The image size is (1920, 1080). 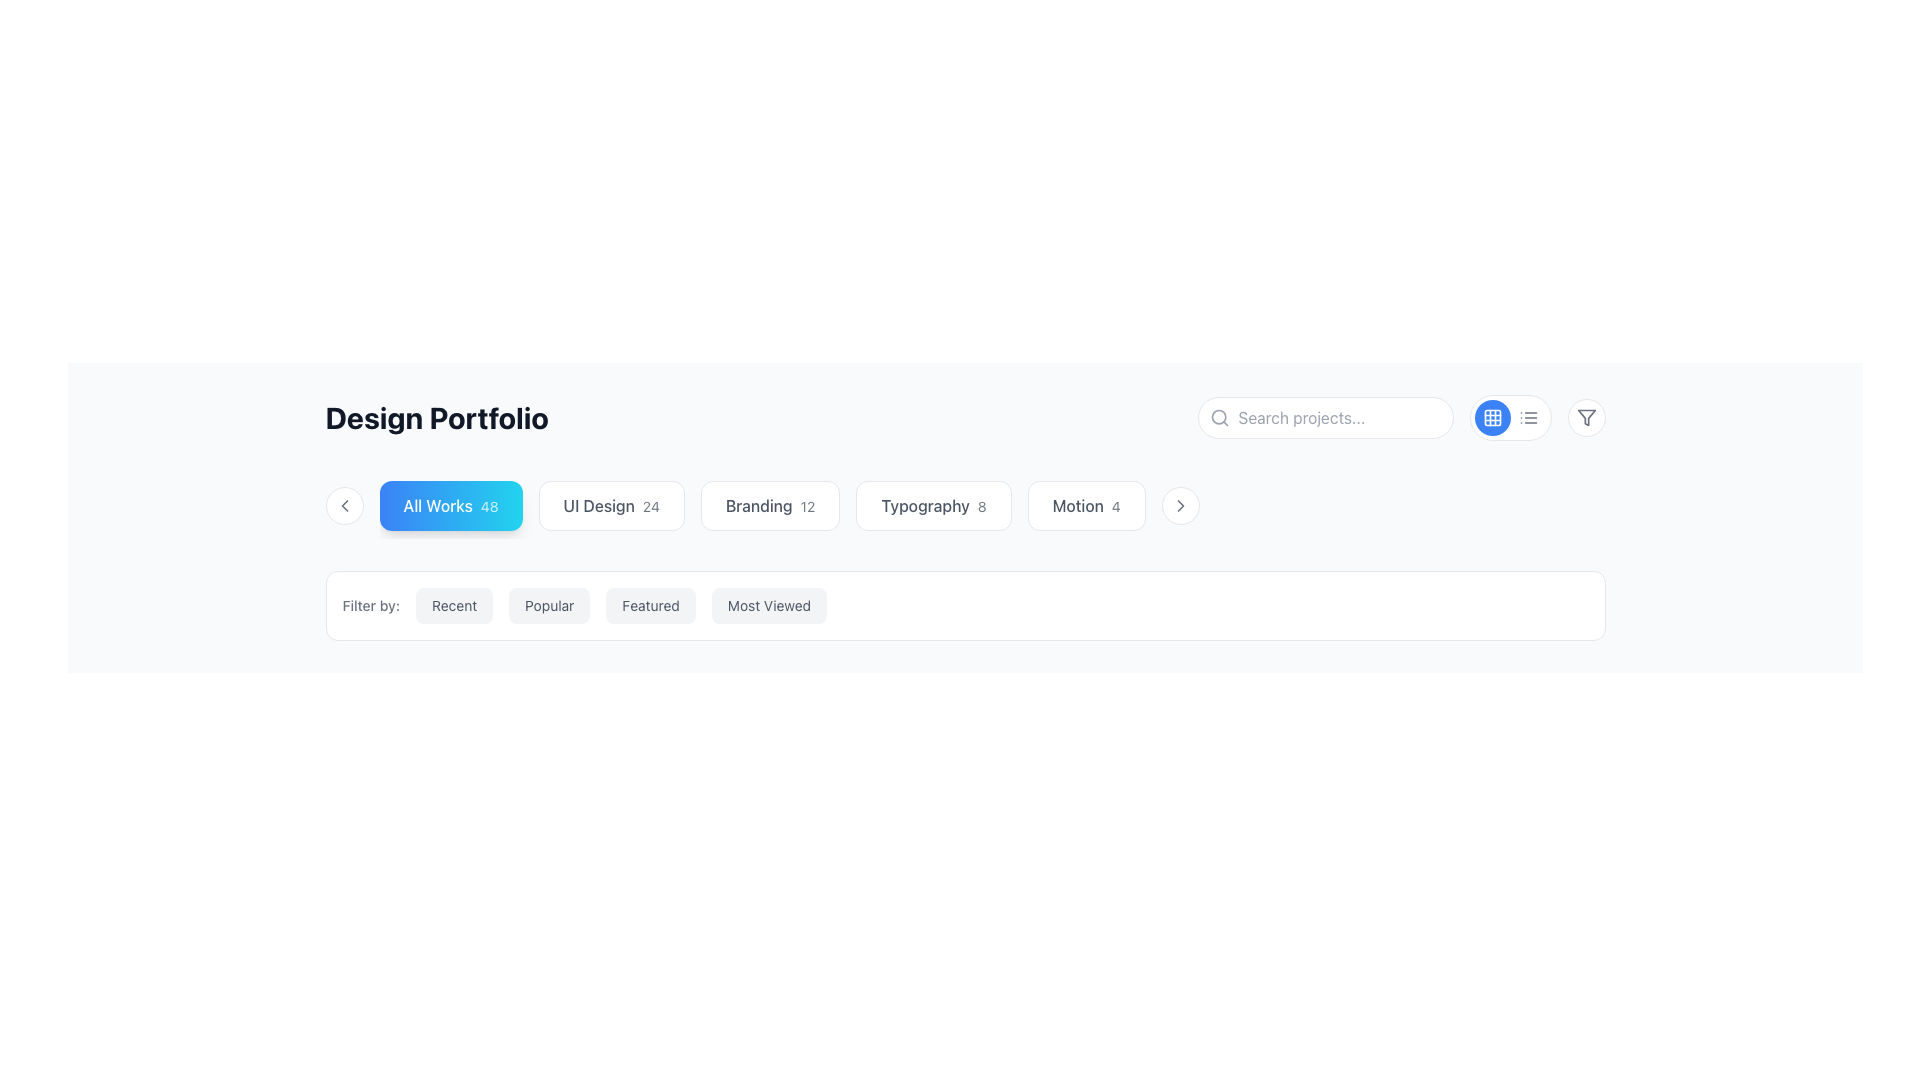 I want to click on the chevron icon button located within a circular button on the left side of the section tabs for keyboard navigation, so click(x=344, y=504).